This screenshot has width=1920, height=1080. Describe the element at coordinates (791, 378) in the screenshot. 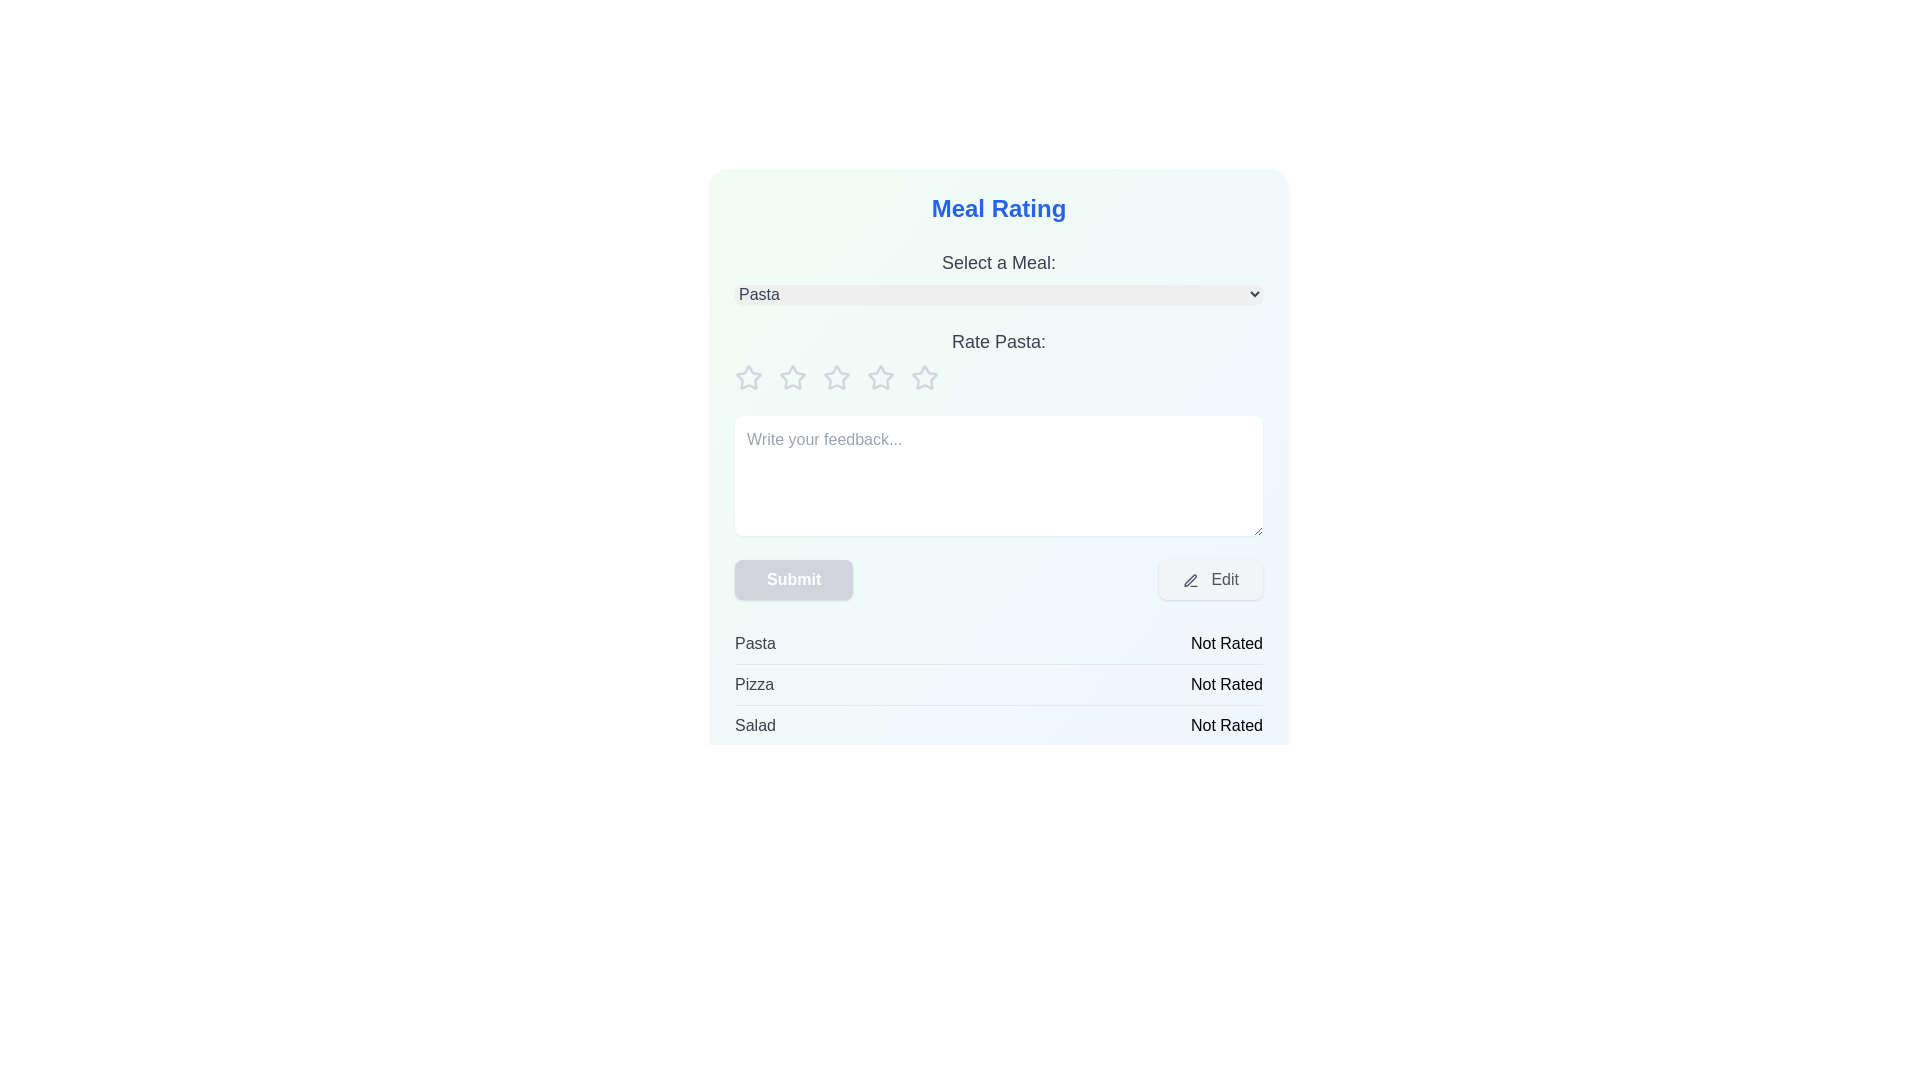

I see `the third star in the five-star rating system under the 'Rate Pasta' label` at that location.